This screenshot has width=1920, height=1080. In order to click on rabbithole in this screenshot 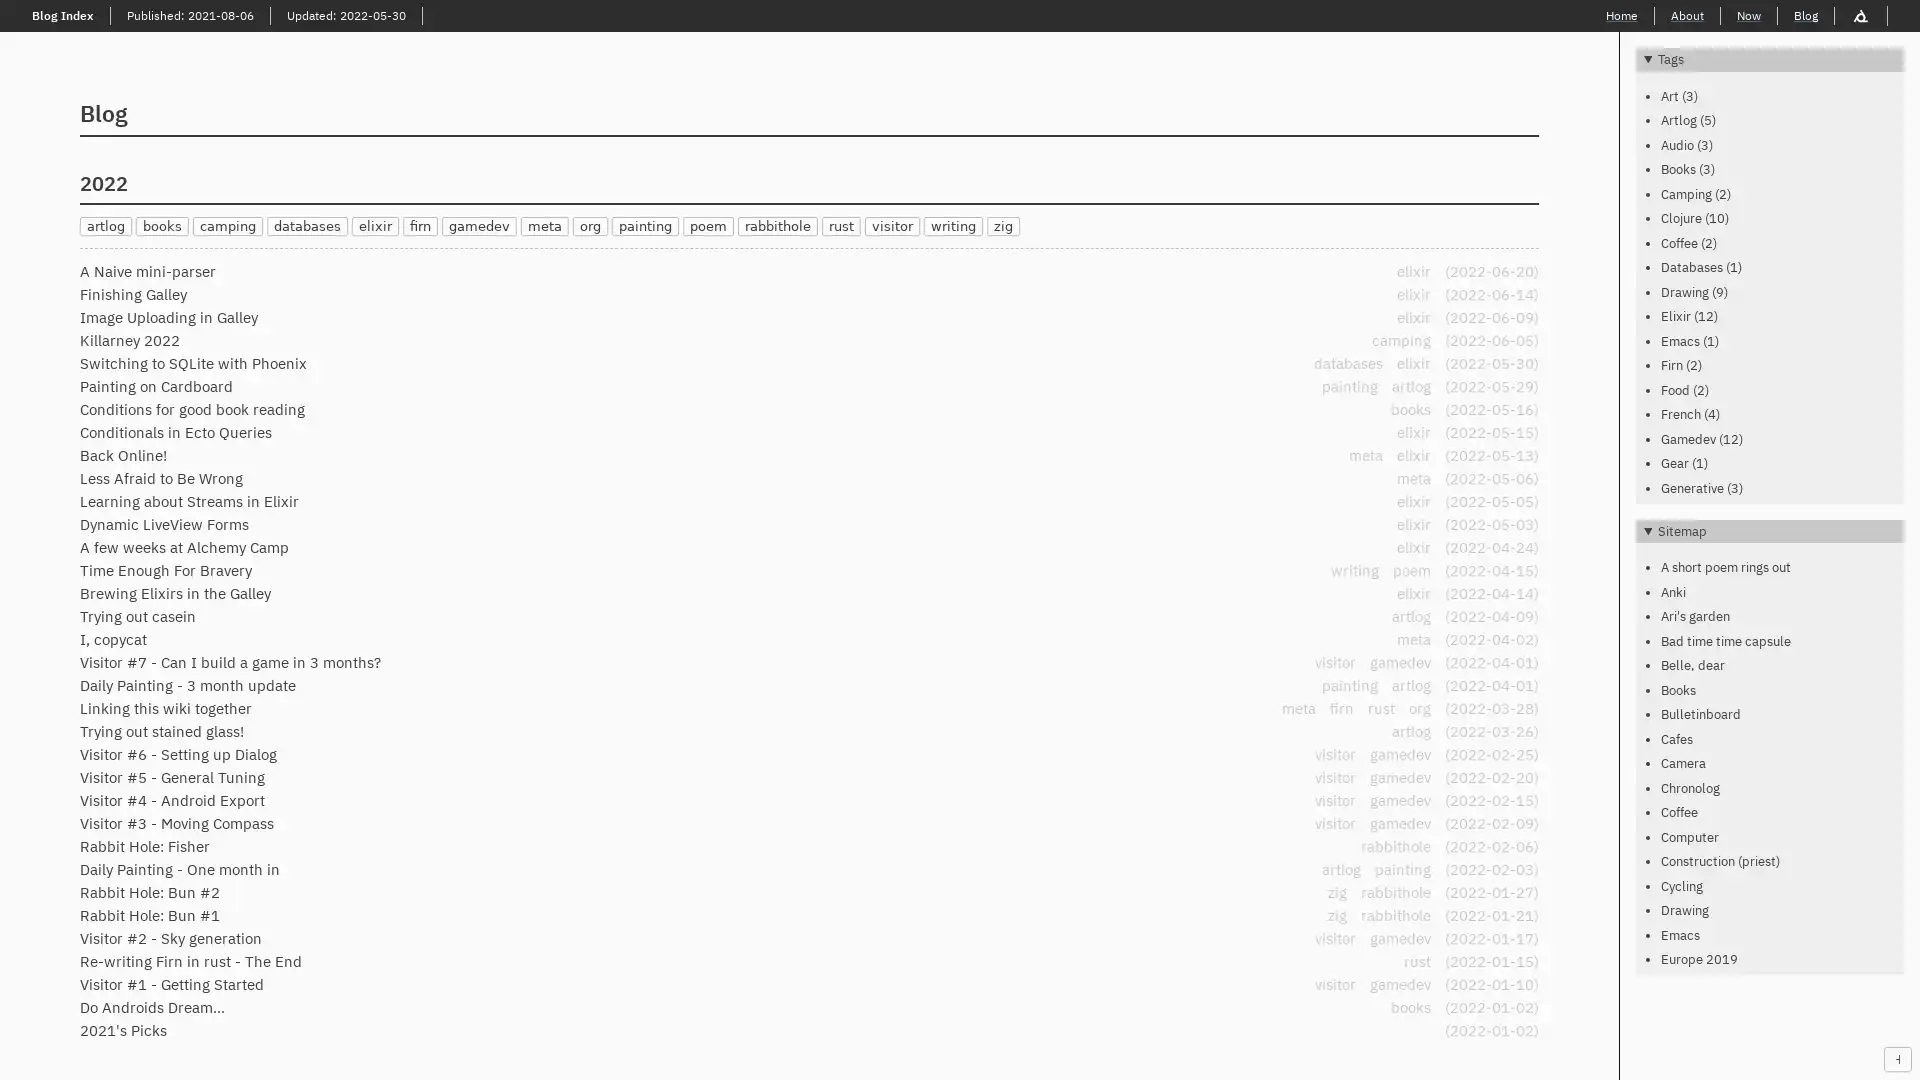, I will do `click(776, 225)`.